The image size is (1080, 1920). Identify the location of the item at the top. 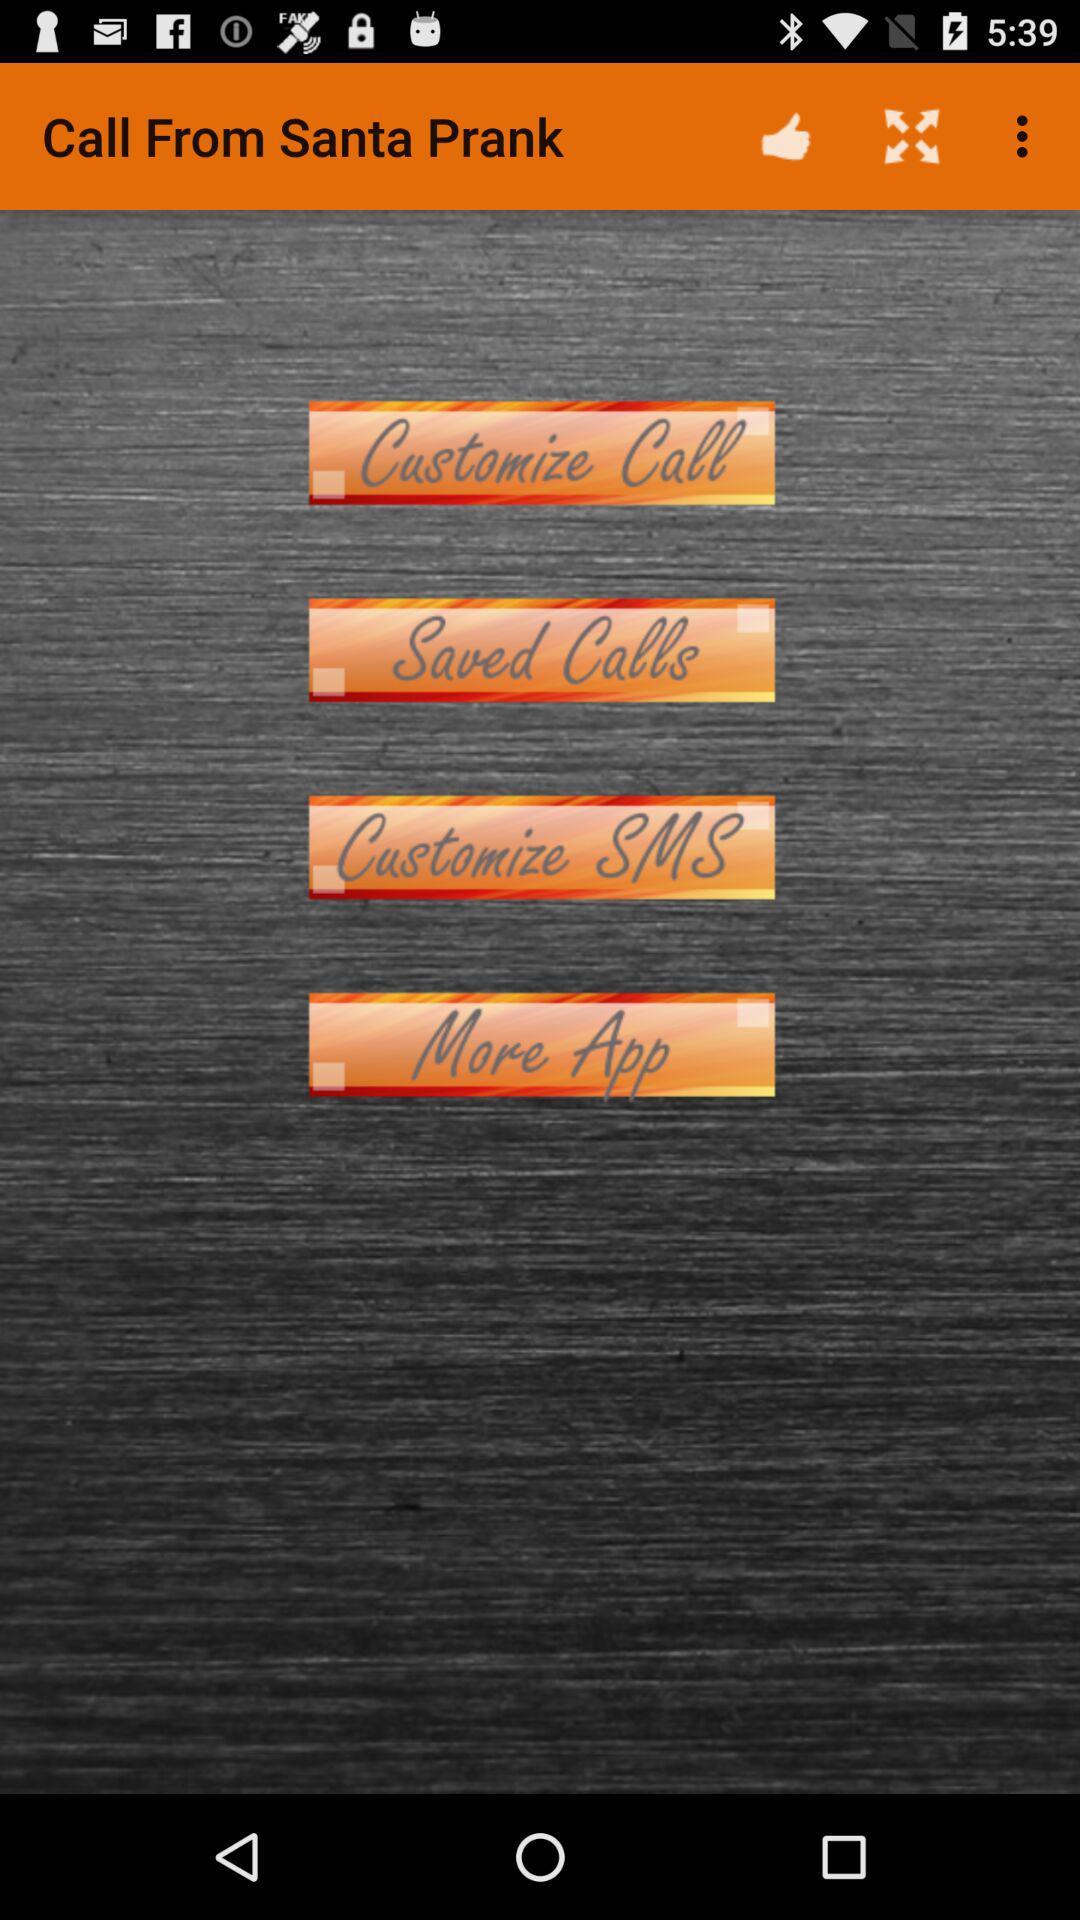
(540, 451).